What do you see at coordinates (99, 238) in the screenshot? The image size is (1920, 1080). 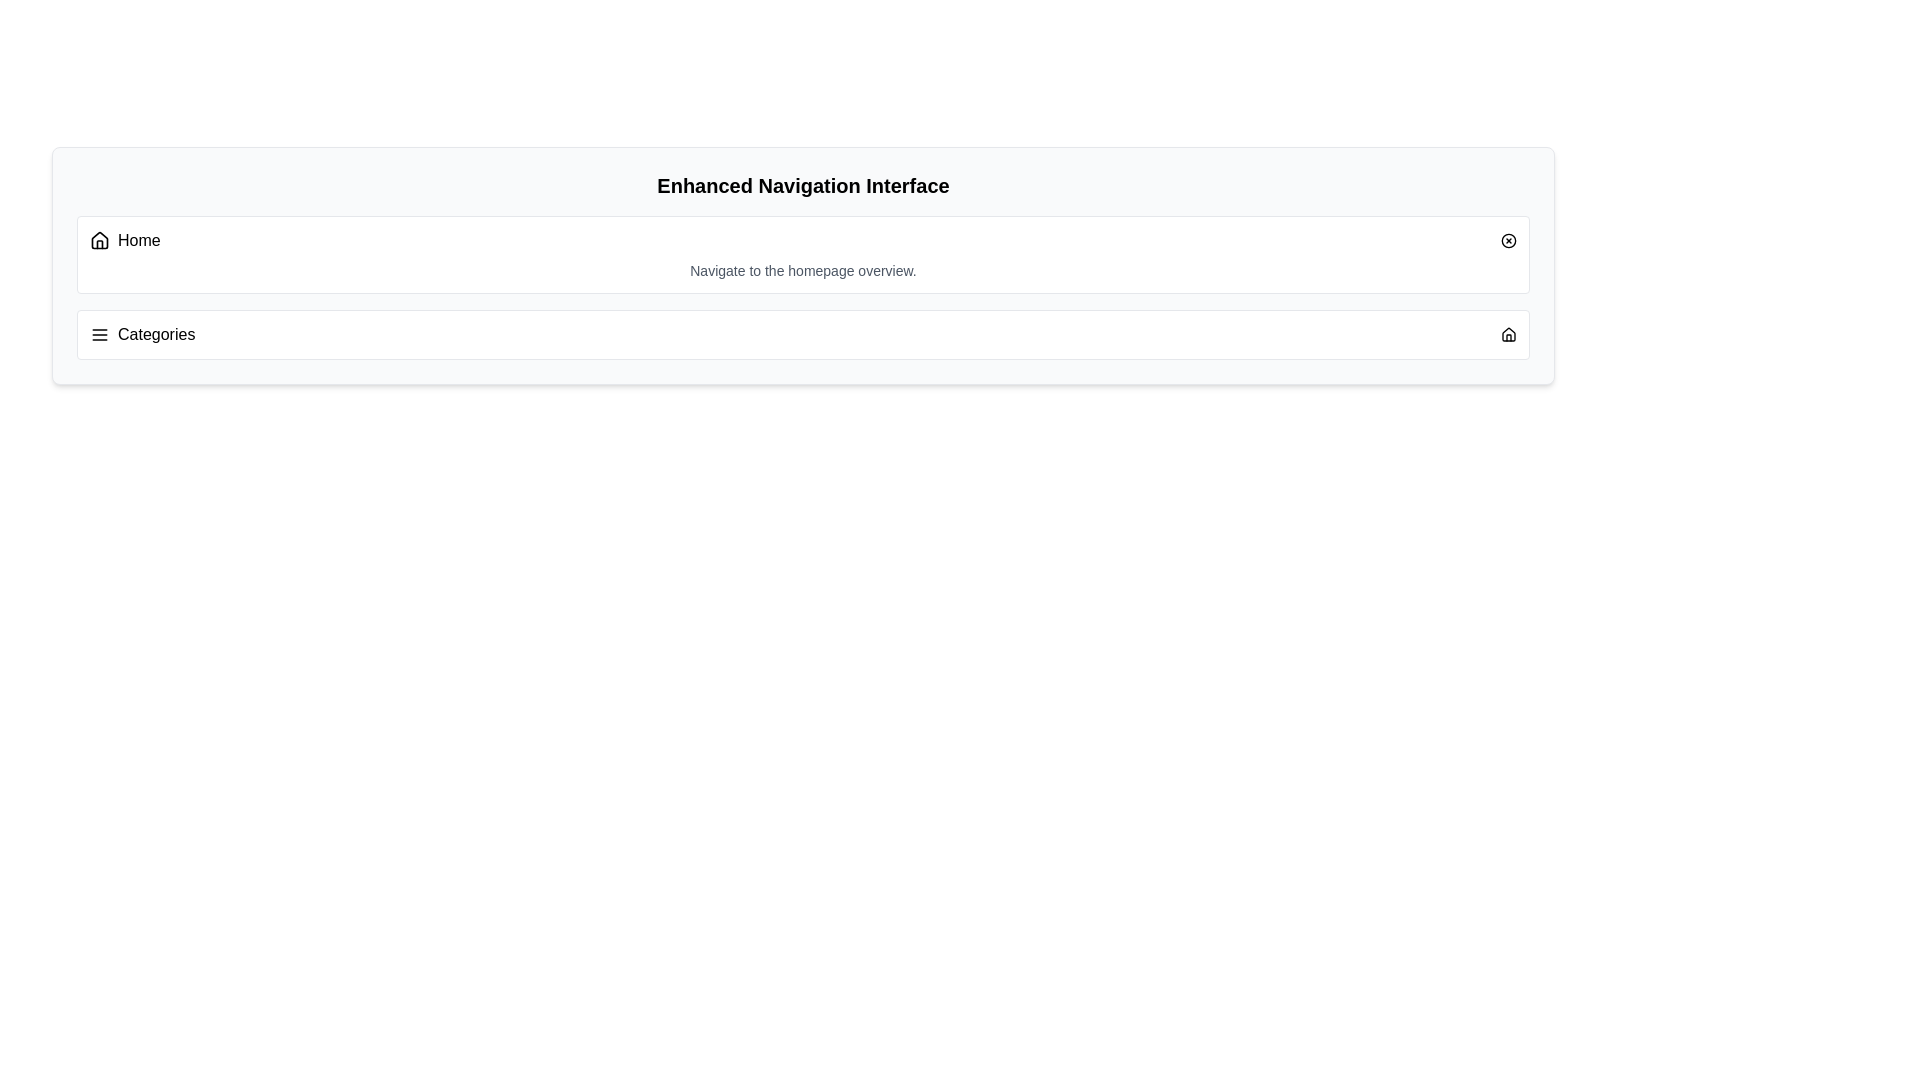 I see `the house-like icon representing 'Home' in the navigation menu` at bounding box center [99, 238].